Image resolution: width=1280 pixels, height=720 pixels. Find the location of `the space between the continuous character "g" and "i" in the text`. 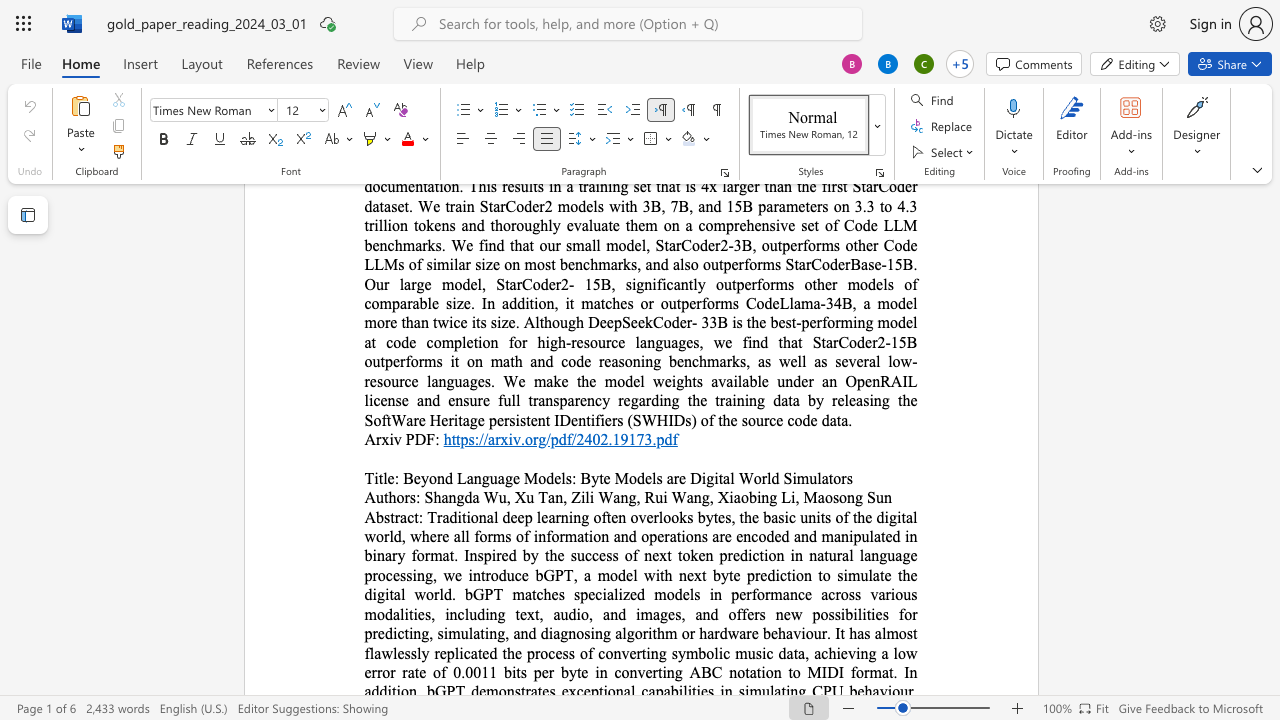

the space between the continuous character "g" and "i" in the text is located at coordinates (713, 478).